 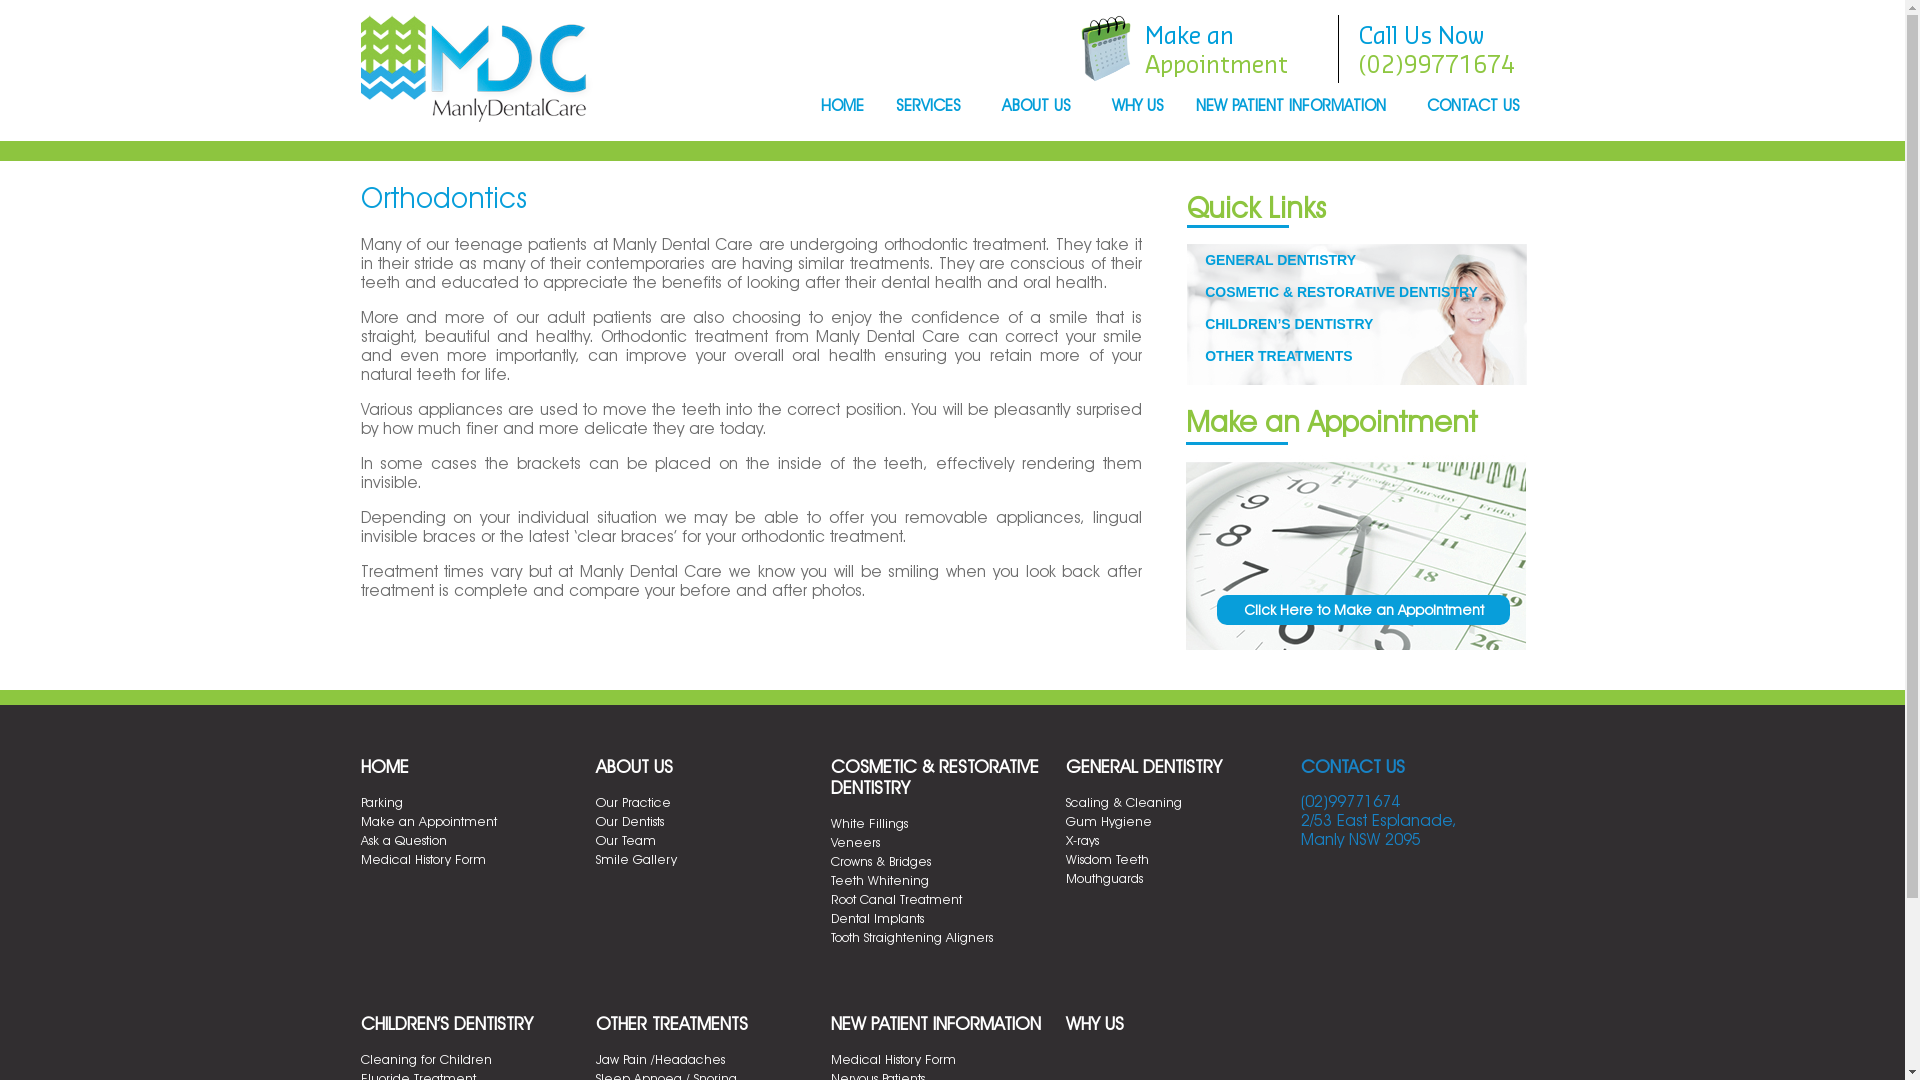 What do you see at coordinates (1107, 821) in the screenshot?
I see `'Gum Hygiene'` at bounding box center [1107, 821].